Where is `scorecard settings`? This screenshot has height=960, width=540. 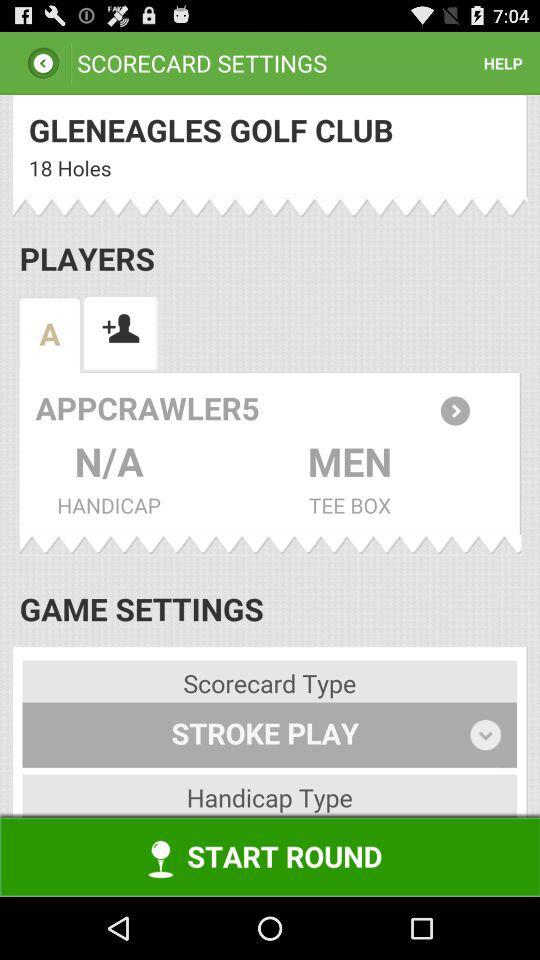
scorecard settings is located at coordinates (270, 494).